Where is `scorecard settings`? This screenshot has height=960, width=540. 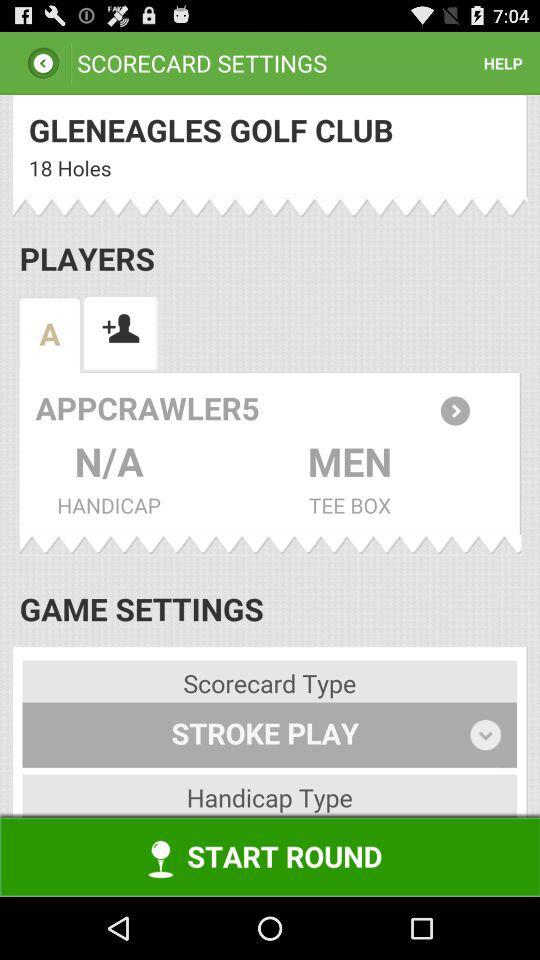
scorecard settings is located at coordinates (270, 494).